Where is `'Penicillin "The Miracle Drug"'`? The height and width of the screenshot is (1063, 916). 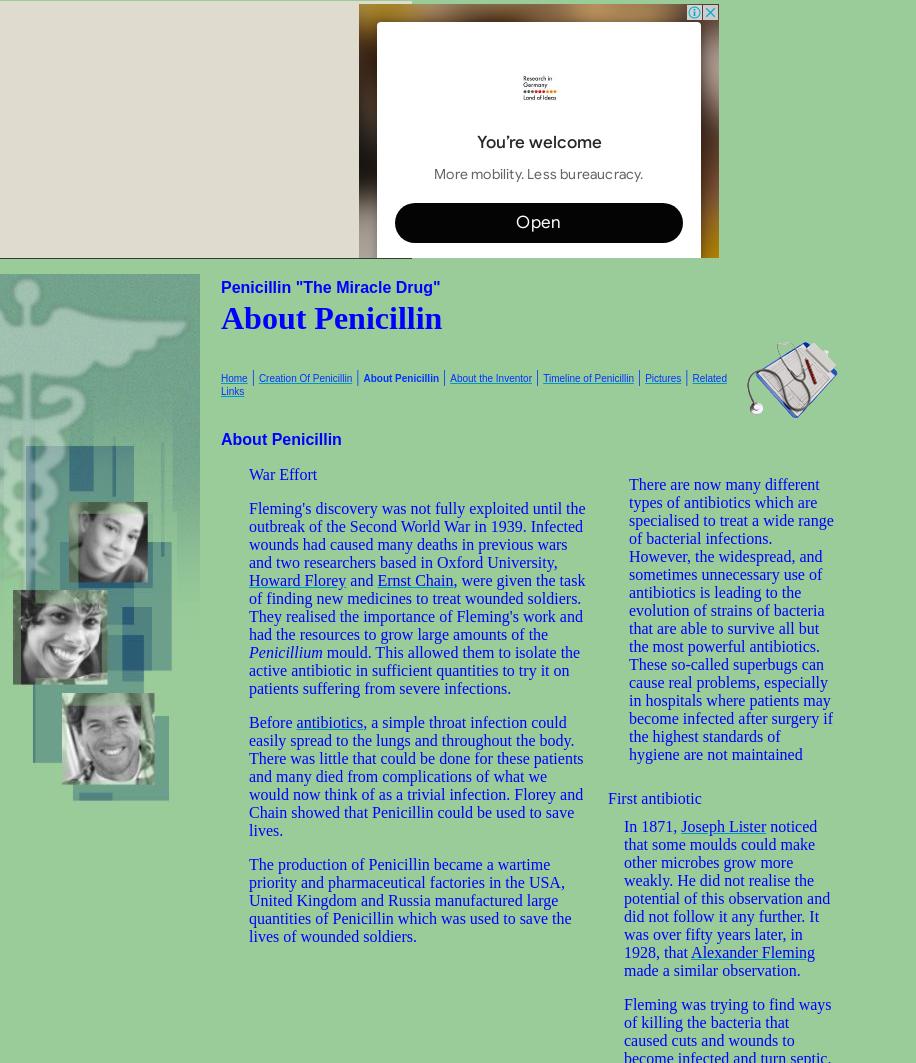
'Penicillin "The Miracle Drug"' is located at coordinates (329, 287).